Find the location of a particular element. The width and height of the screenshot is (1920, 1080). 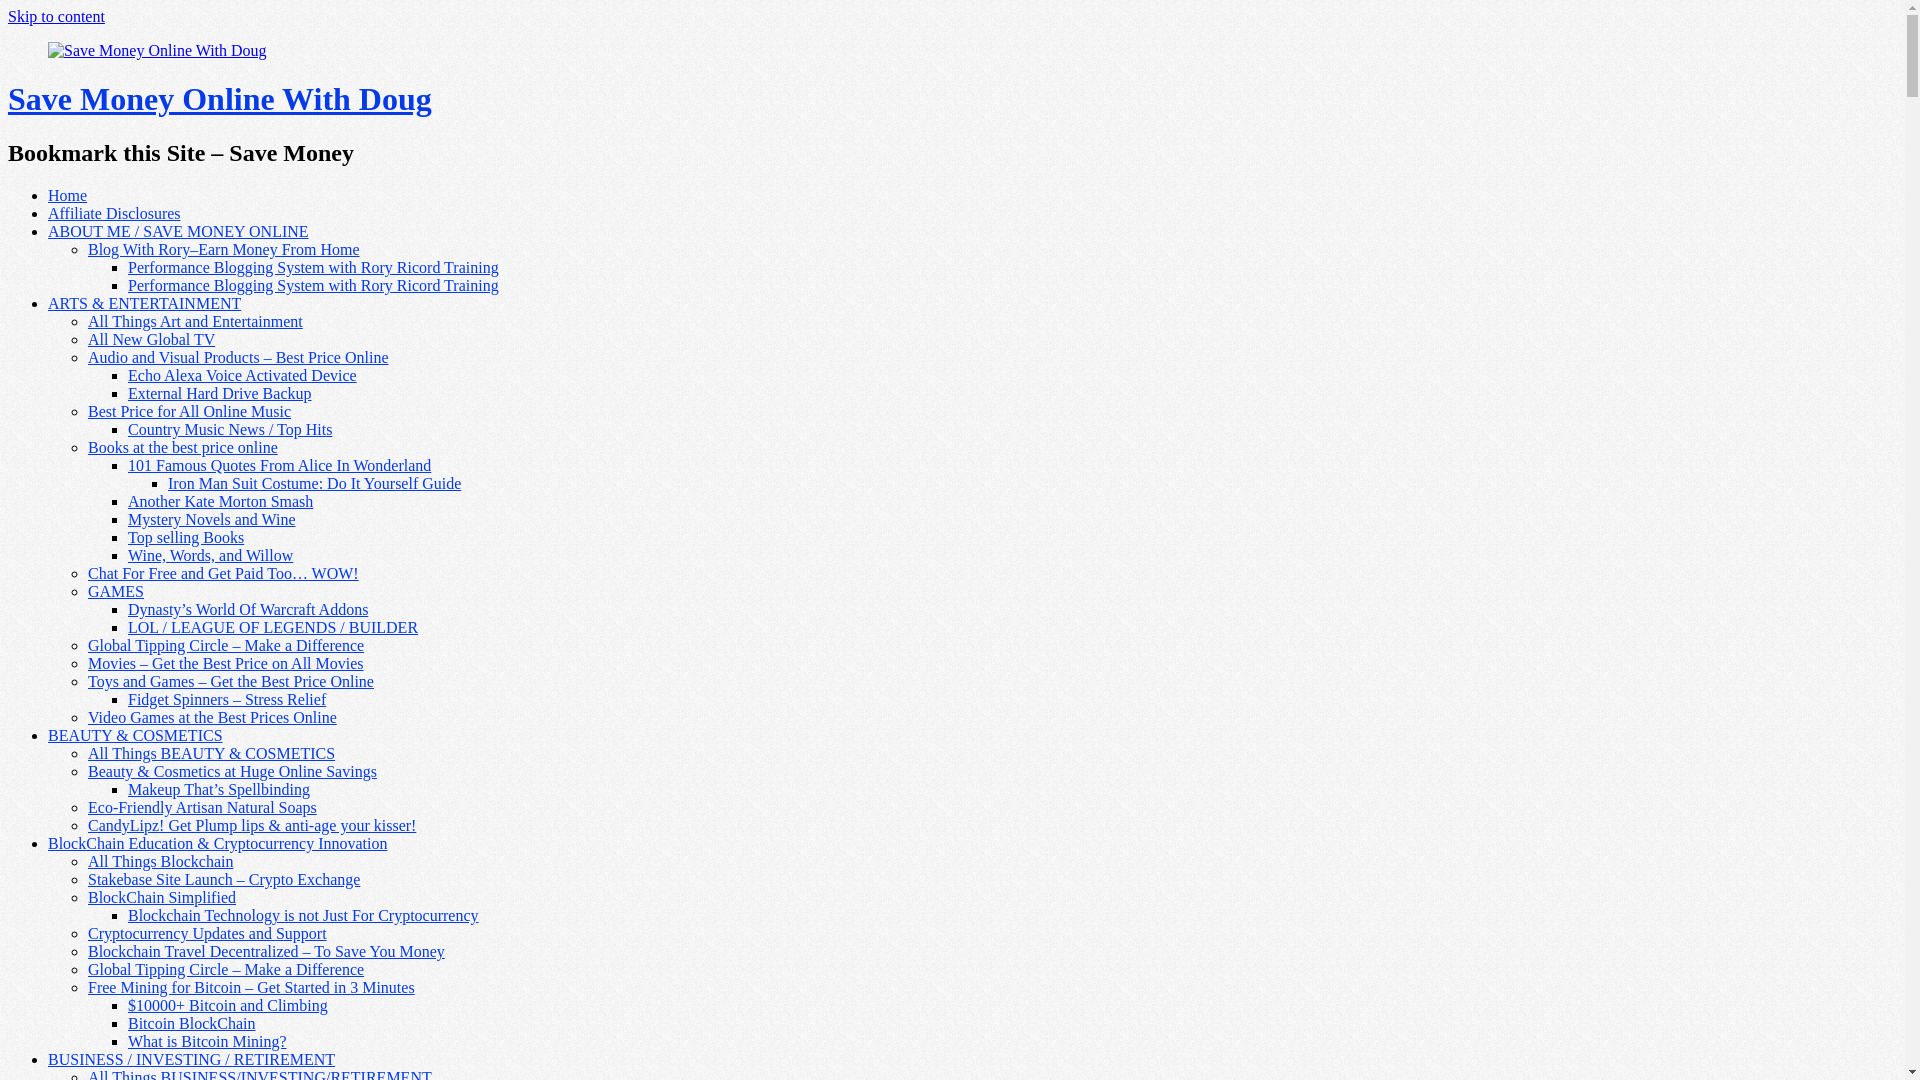

'All Things BEAUTY & COSMETICS' is located at coordinates (86, 753).